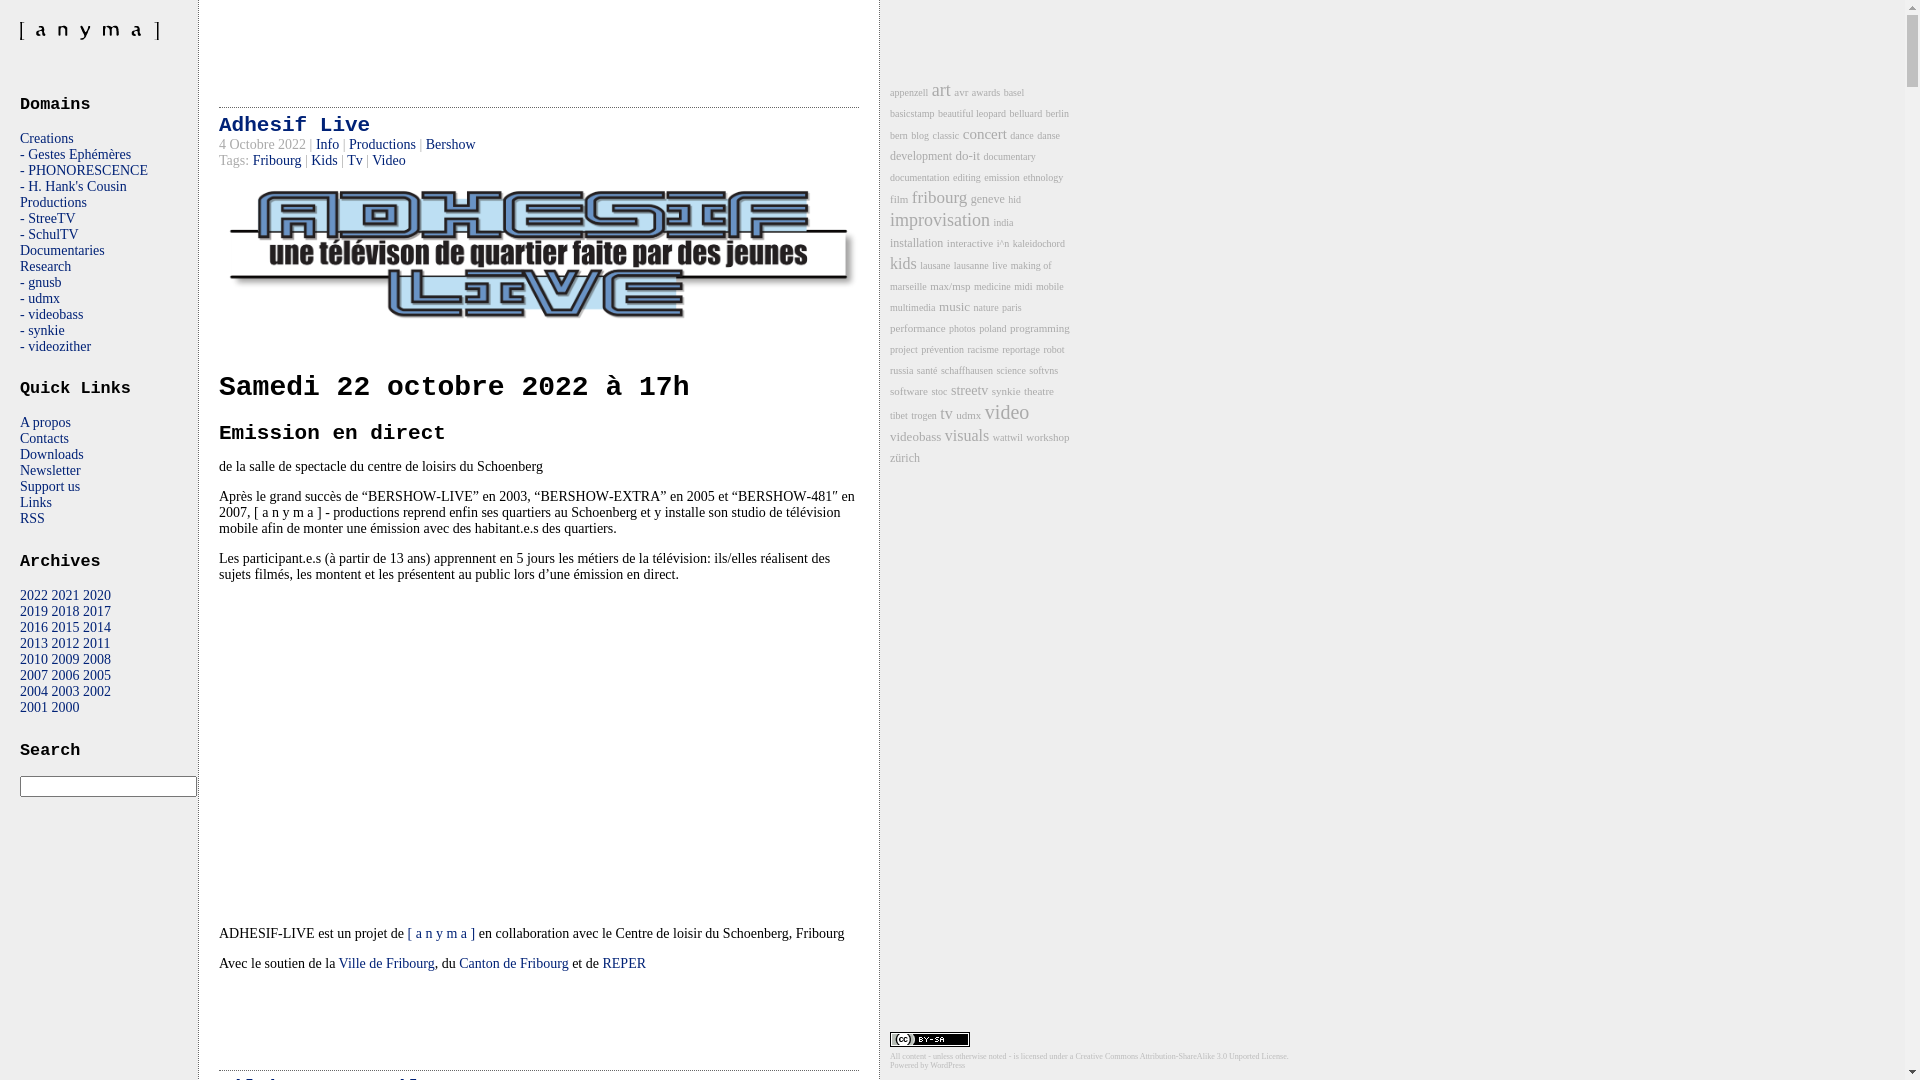 This screenshot has height=1080, width=1920. Describe the element at coordinates (372, 159) in the screenshot. I see `'Video'` at that location.